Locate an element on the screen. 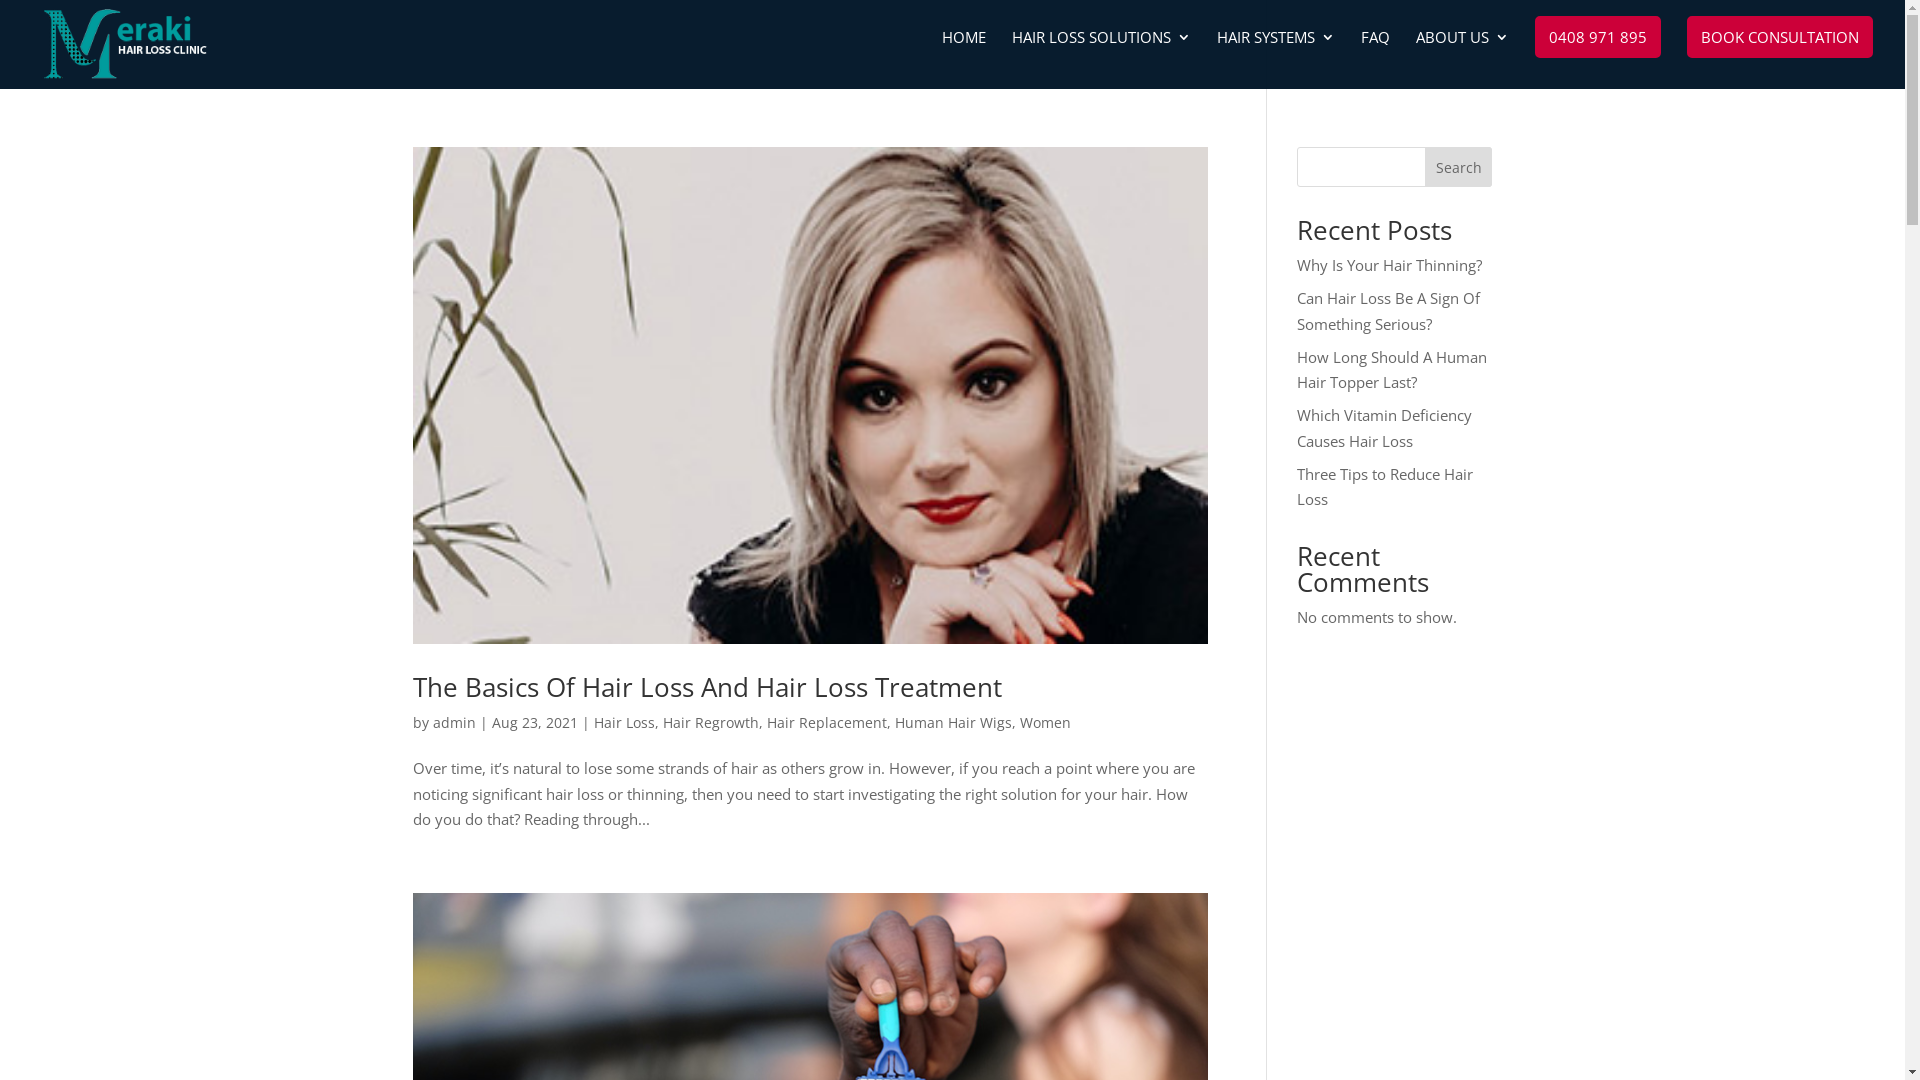 This screenshot has height=1080, width=1920. 'ABOUT US' is located at coordinates (1462, 58).